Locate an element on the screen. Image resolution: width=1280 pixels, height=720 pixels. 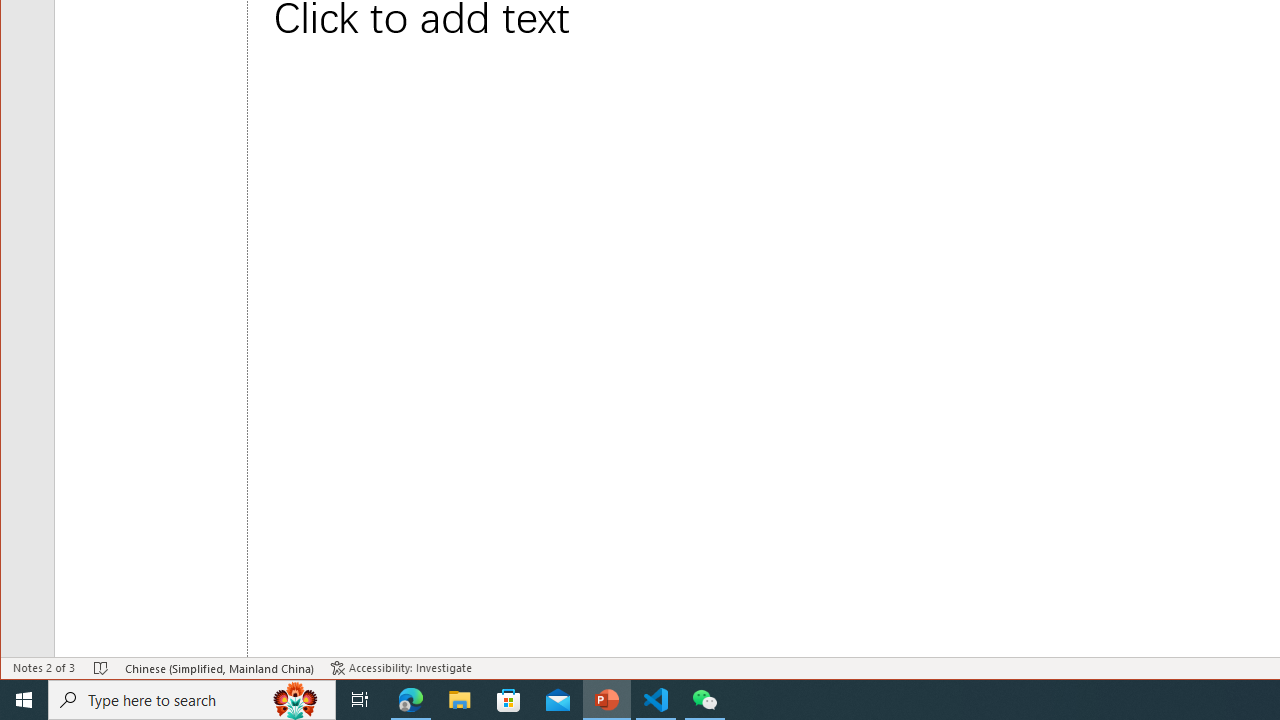
'PowerPoint - 1 running window' is located at coordinates (606, 698).